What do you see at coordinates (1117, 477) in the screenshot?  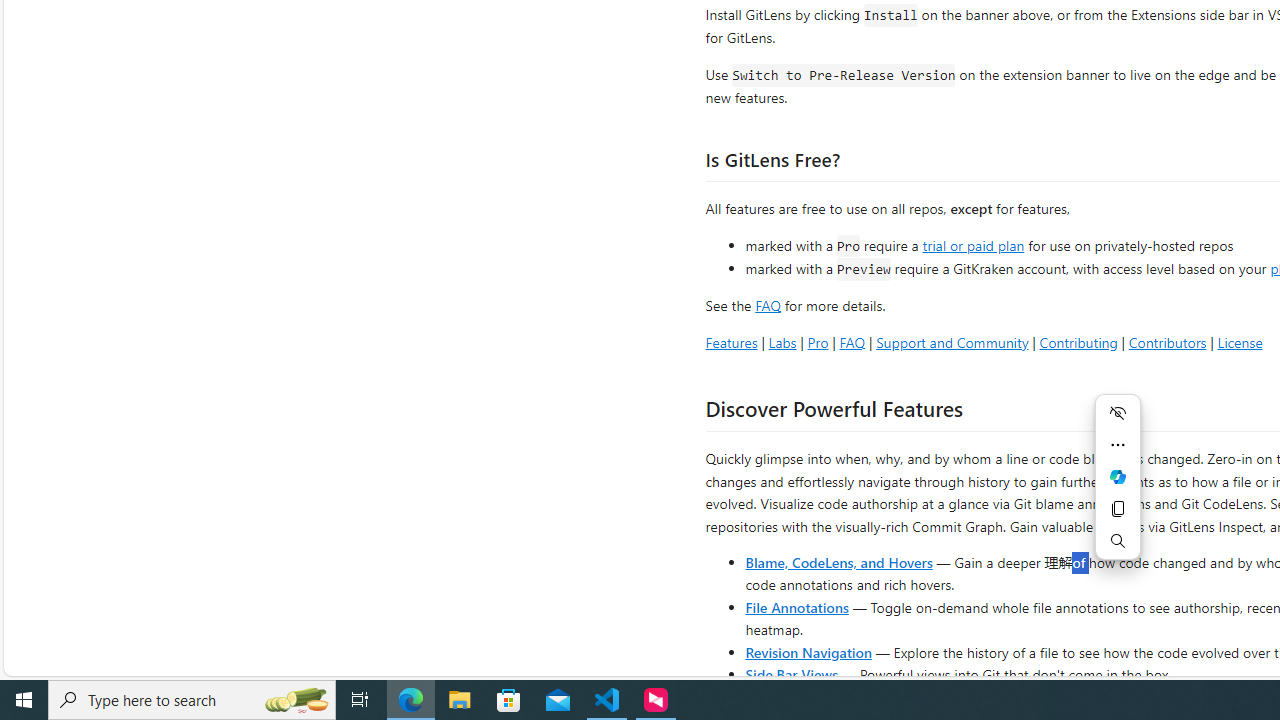 I see `'Ask Copilot'` at bounding box center [1117, 477].